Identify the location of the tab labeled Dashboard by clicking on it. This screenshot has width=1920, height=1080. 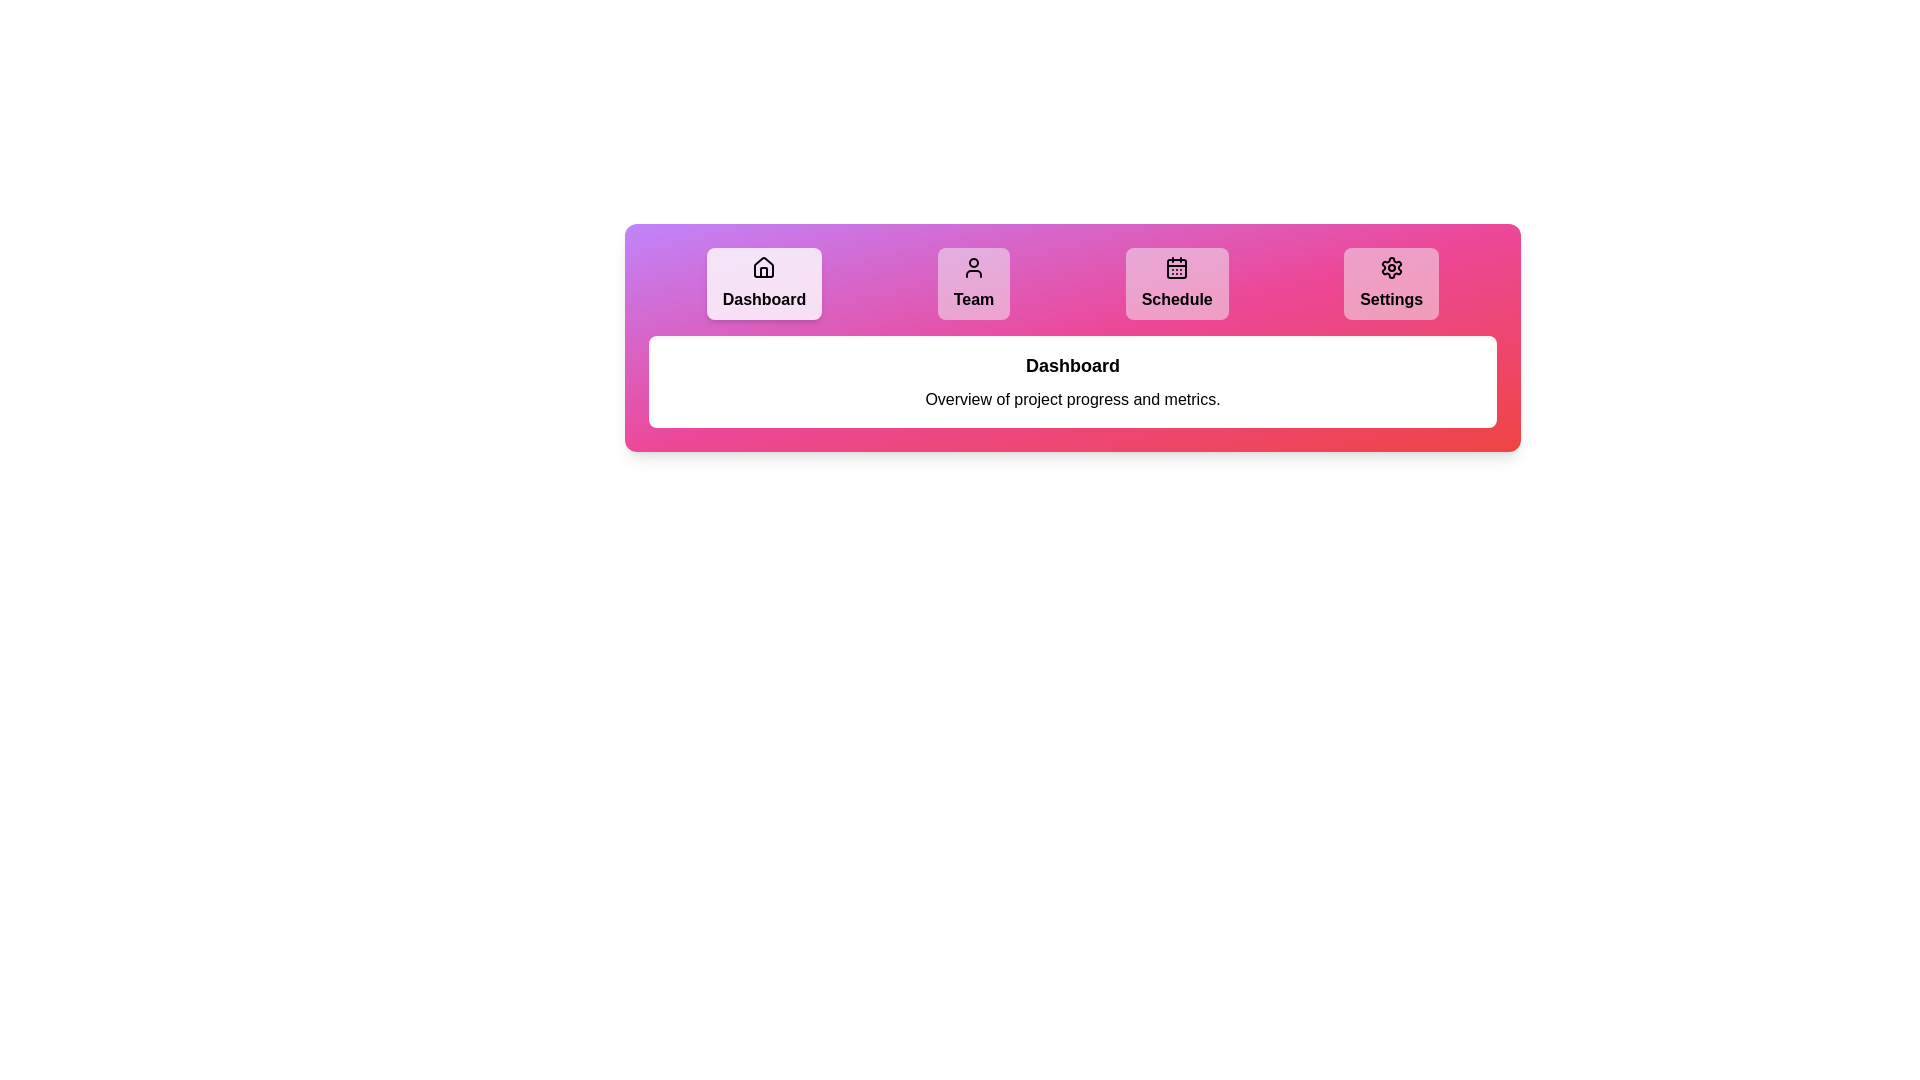
(763, 284).